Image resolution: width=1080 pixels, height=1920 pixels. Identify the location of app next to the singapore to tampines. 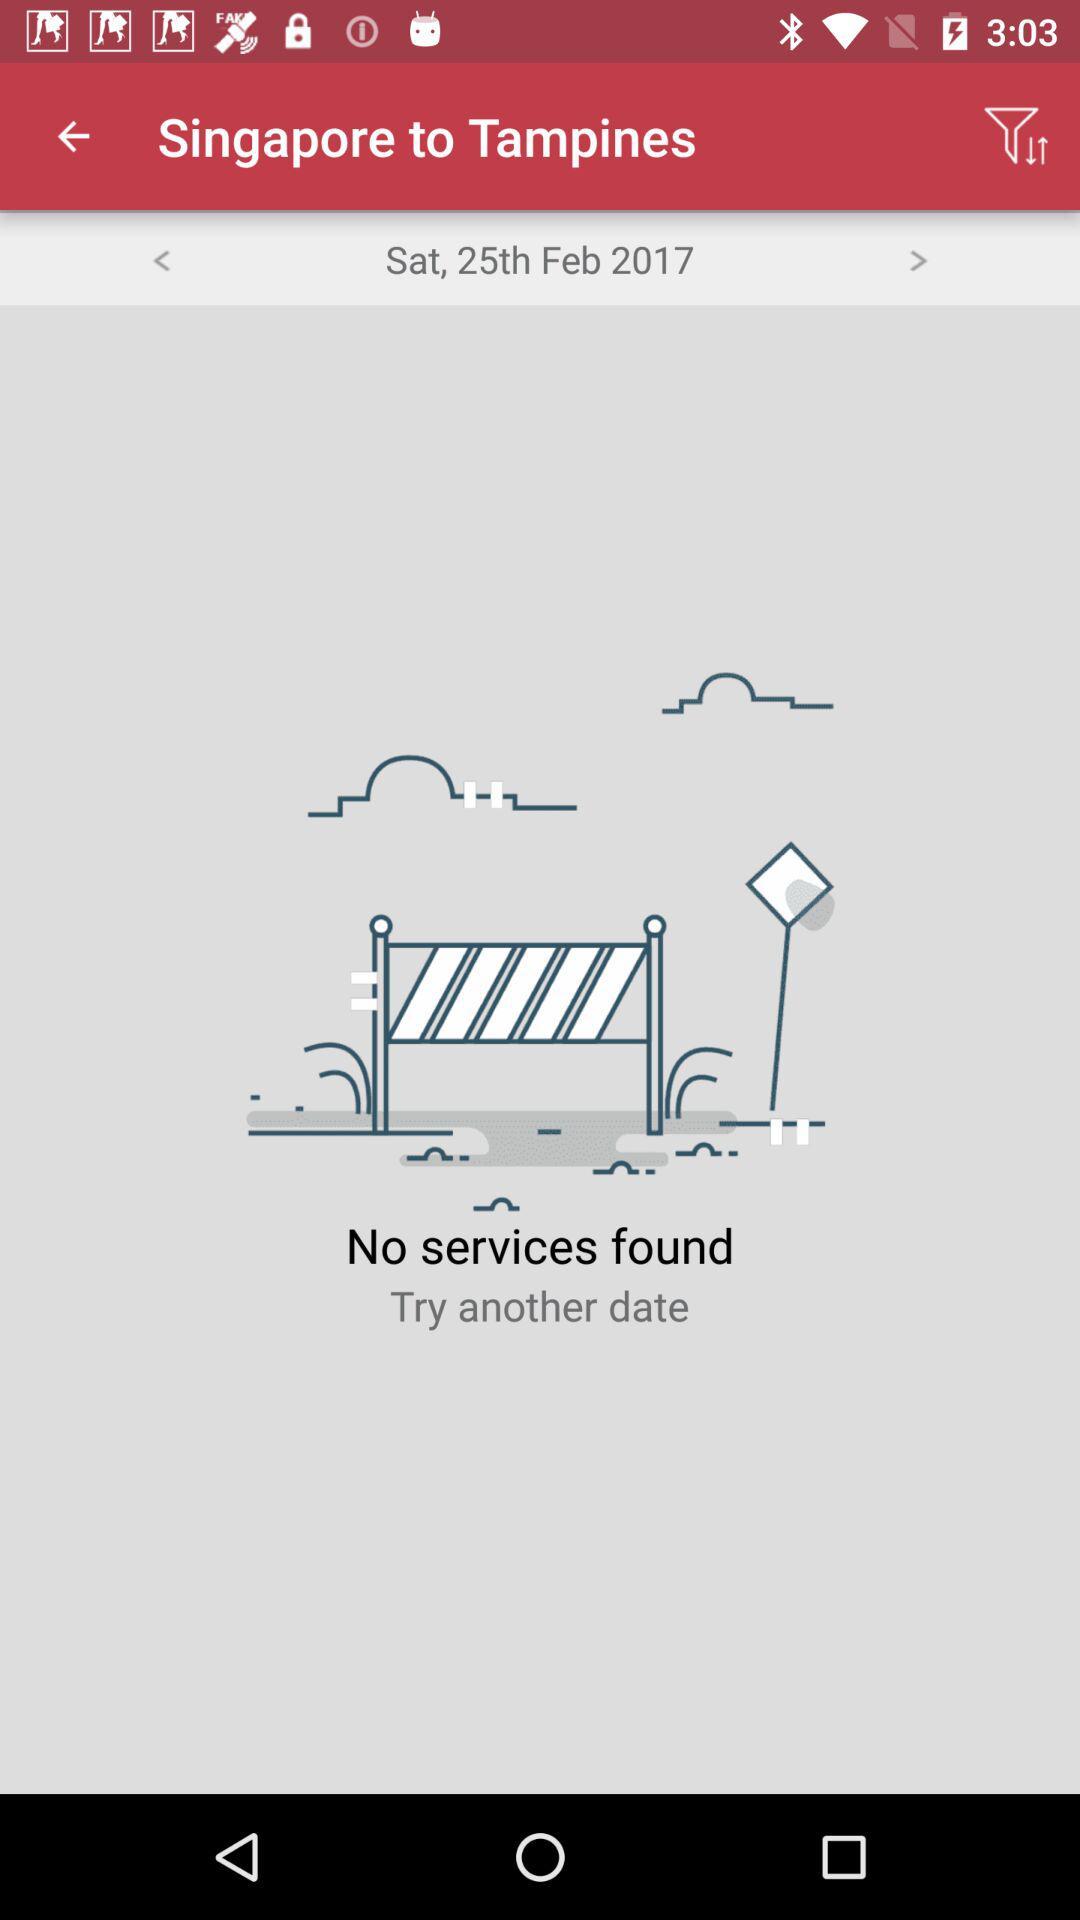
(72, 135).